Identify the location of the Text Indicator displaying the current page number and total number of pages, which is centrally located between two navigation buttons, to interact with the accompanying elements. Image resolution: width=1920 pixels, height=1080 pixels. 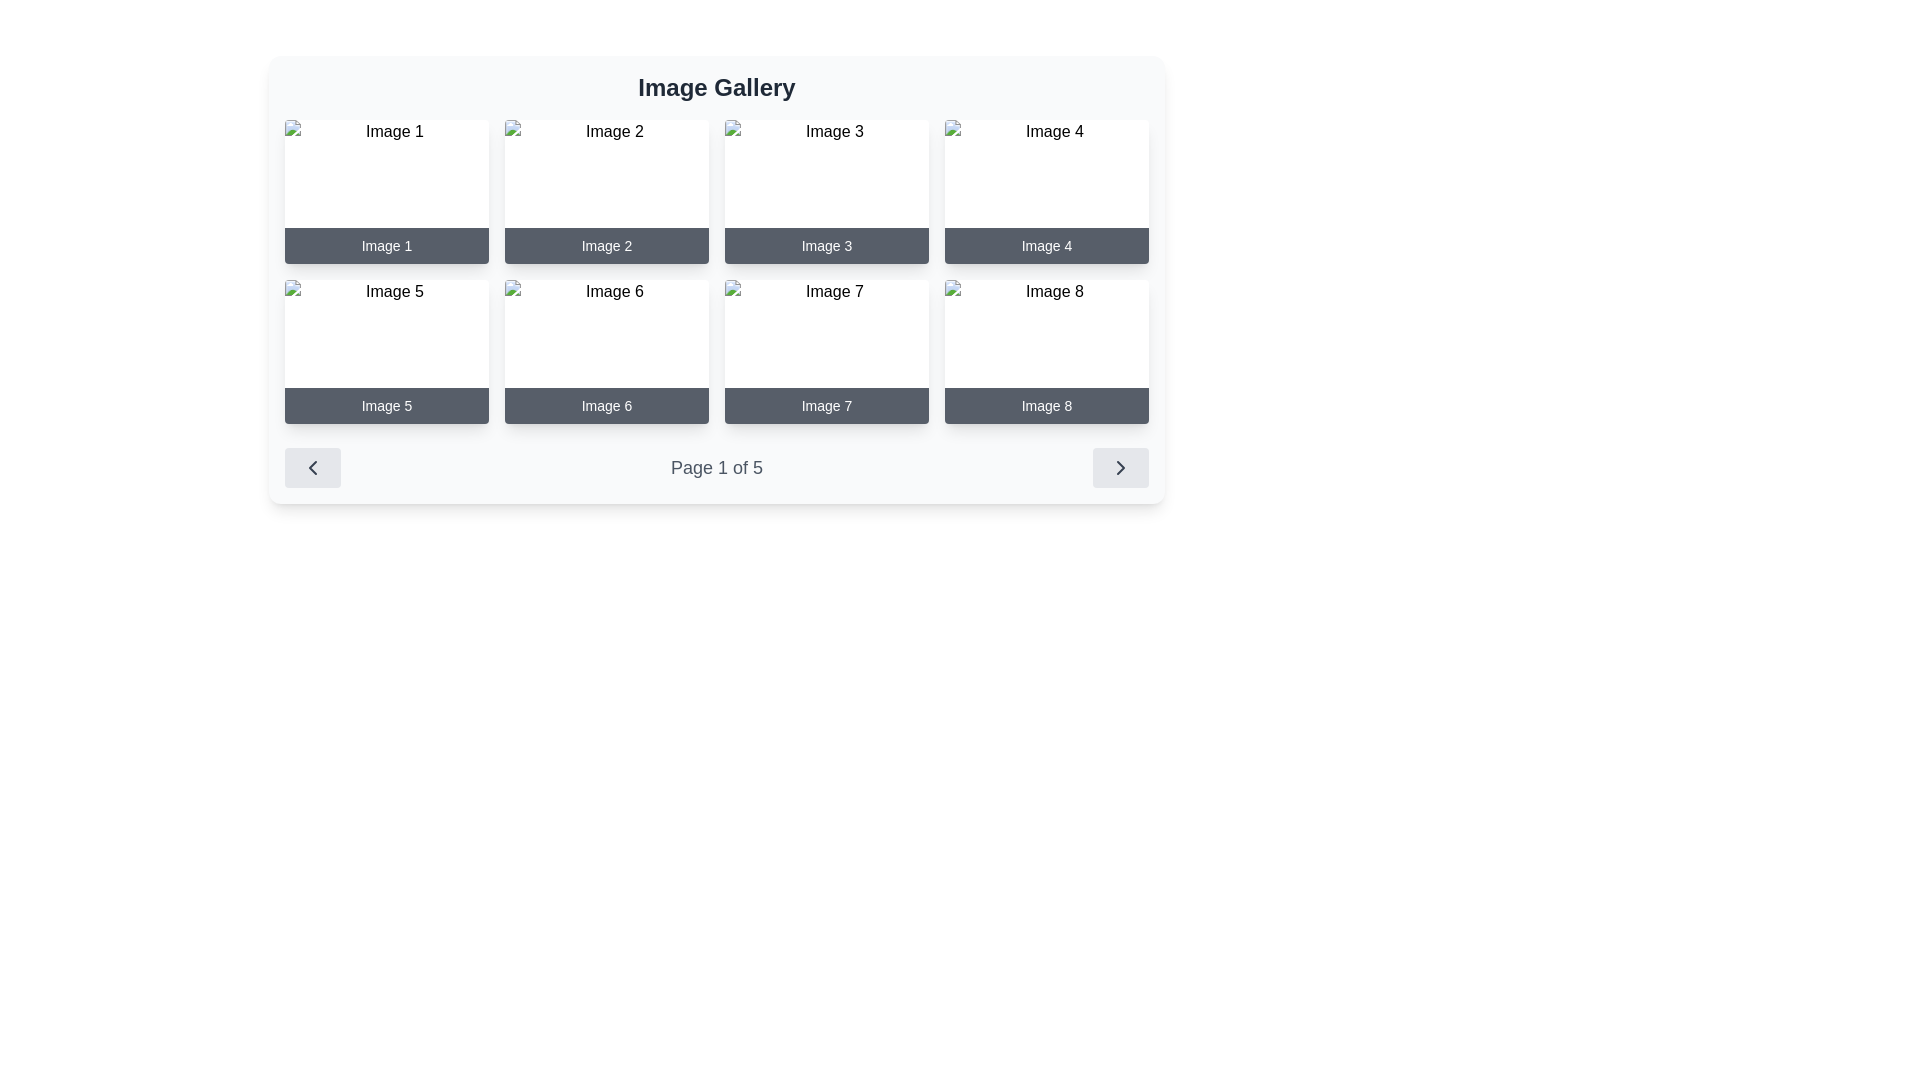
(716, 467).